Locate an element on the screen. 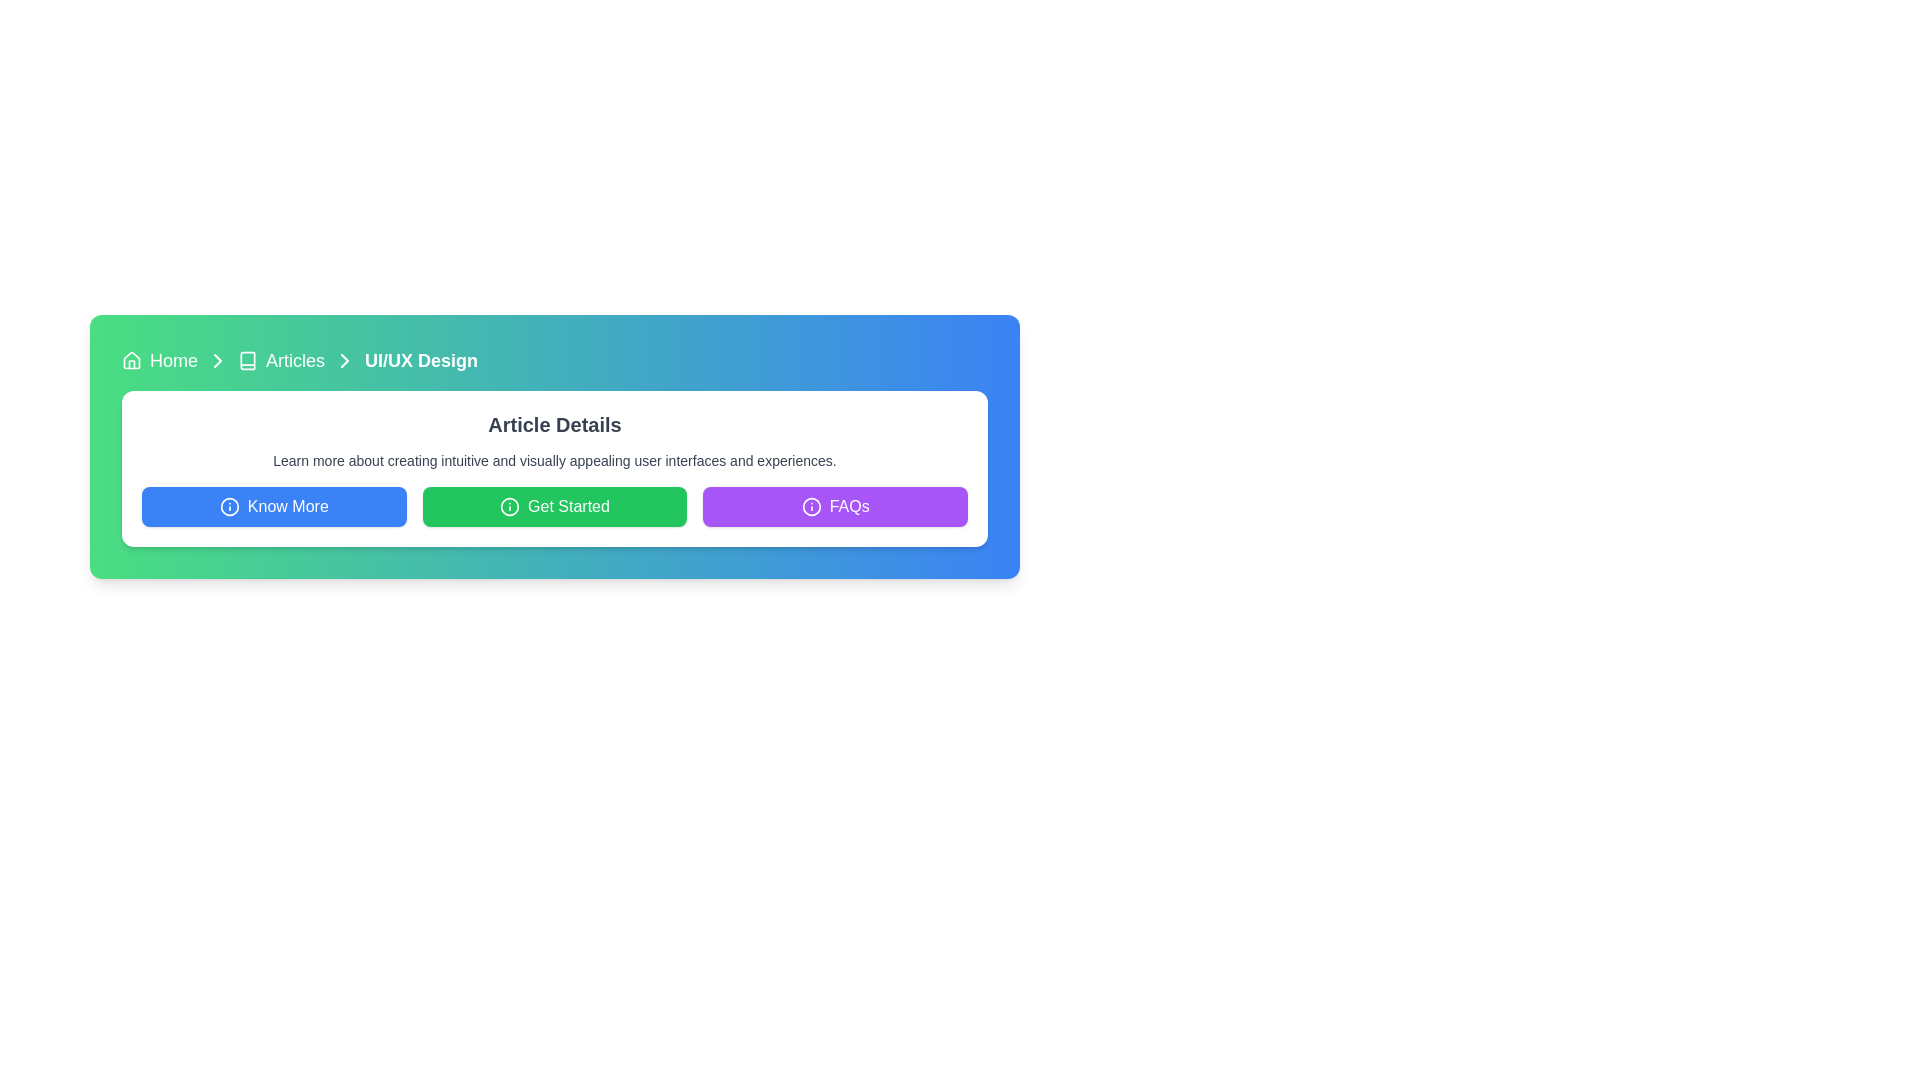 This screenshot has height=1080, width=1920. the decorative icon within the 'FAQs' button that visually represents the context of the FAQs section is located at coordinates (811, 505).